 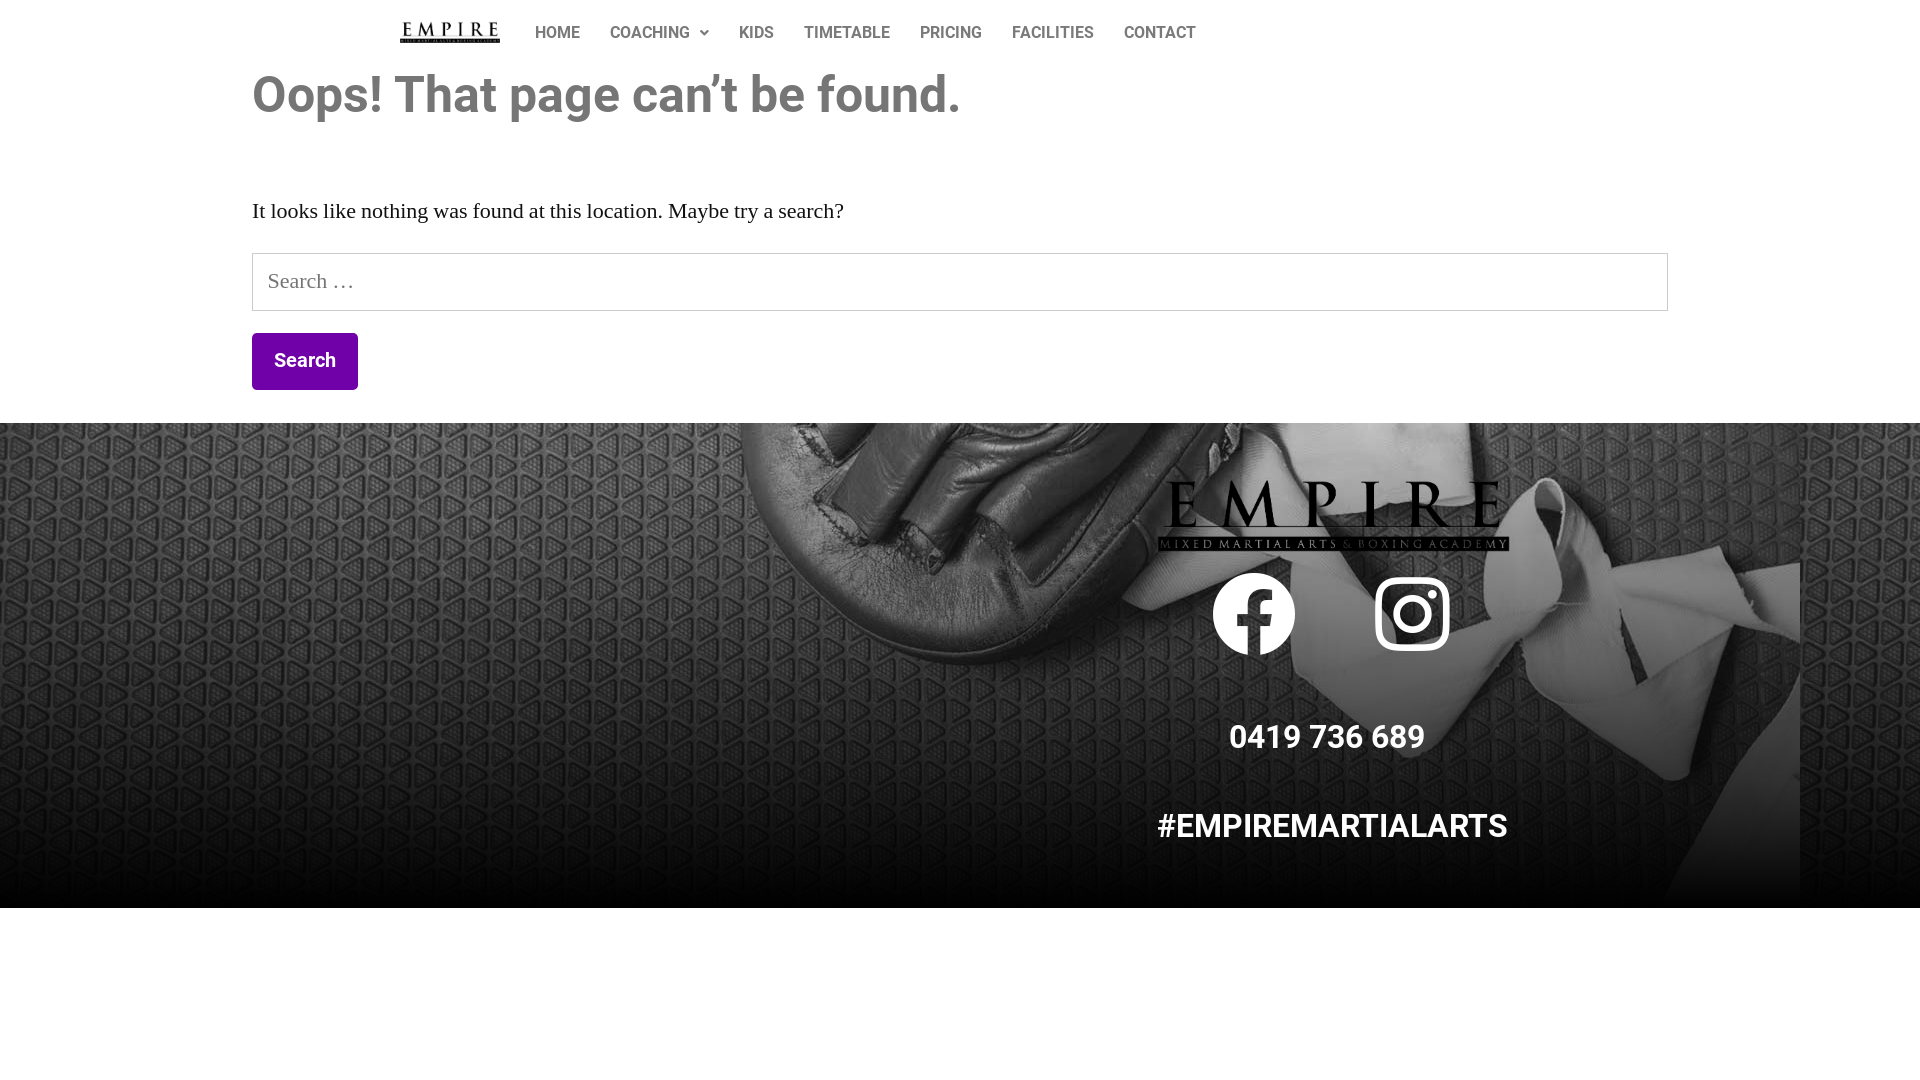 I want to click on 'FACILITIES', so click(x=1051, y=33).